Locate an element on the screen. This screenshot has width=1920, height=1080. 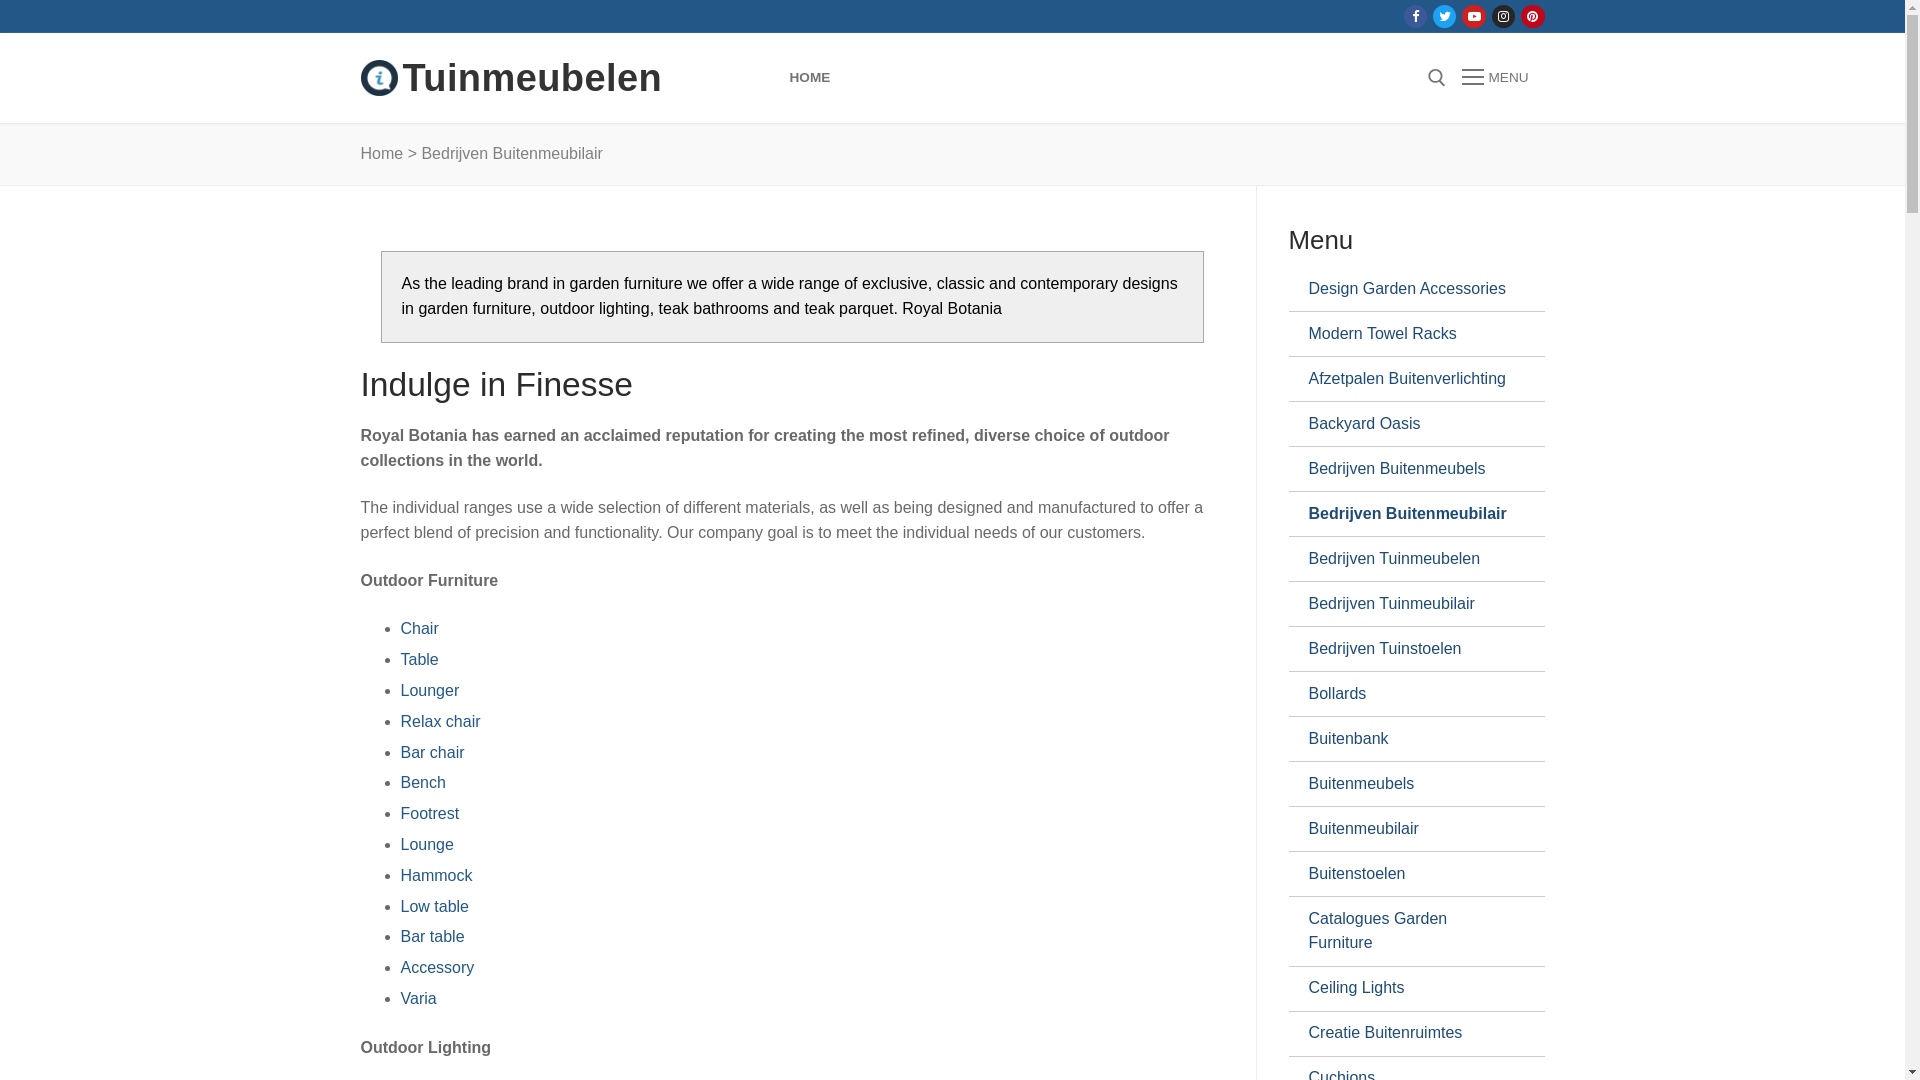
'Bedrijven Tuinstoelen' is located at coordinates (1406, 648).